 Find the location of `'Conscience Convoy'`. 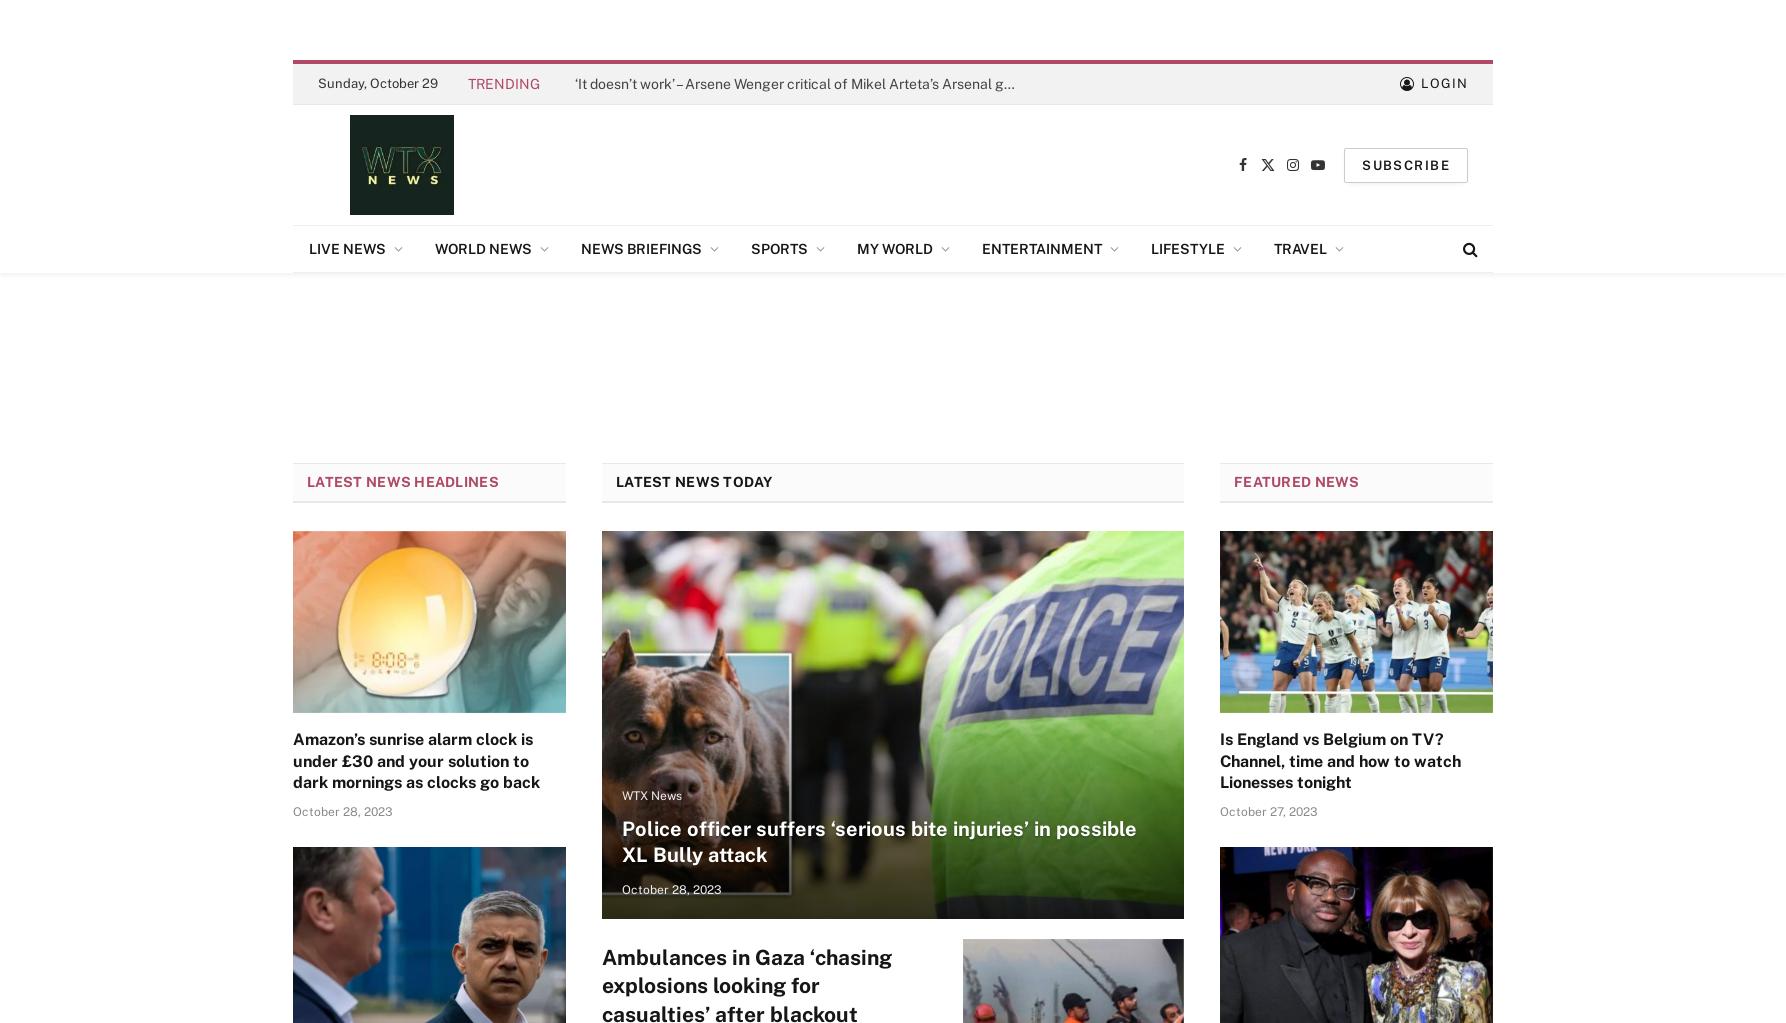

'Conscience Convoy' is located at coordinates (1098, 421).